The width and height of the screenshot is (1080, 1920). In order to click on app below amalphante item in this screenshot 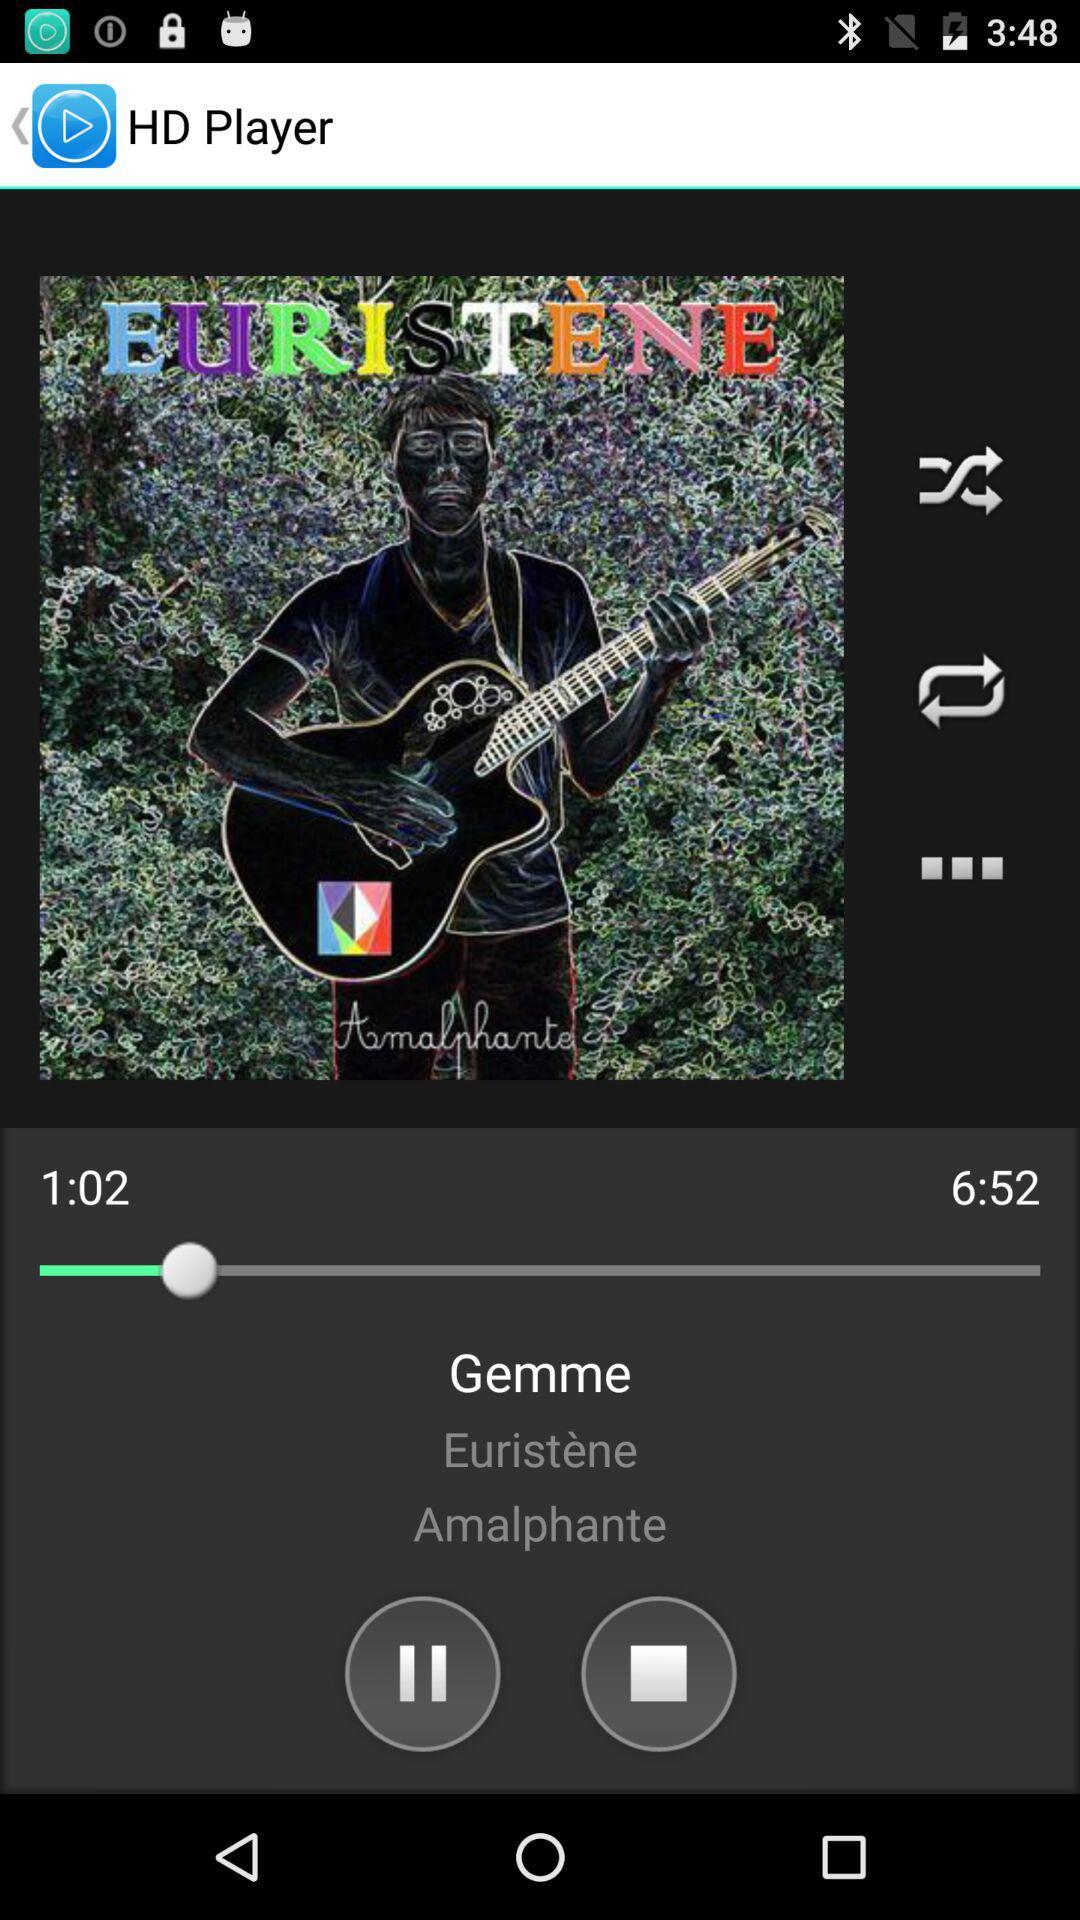, I will do `click(420, 1672)`.